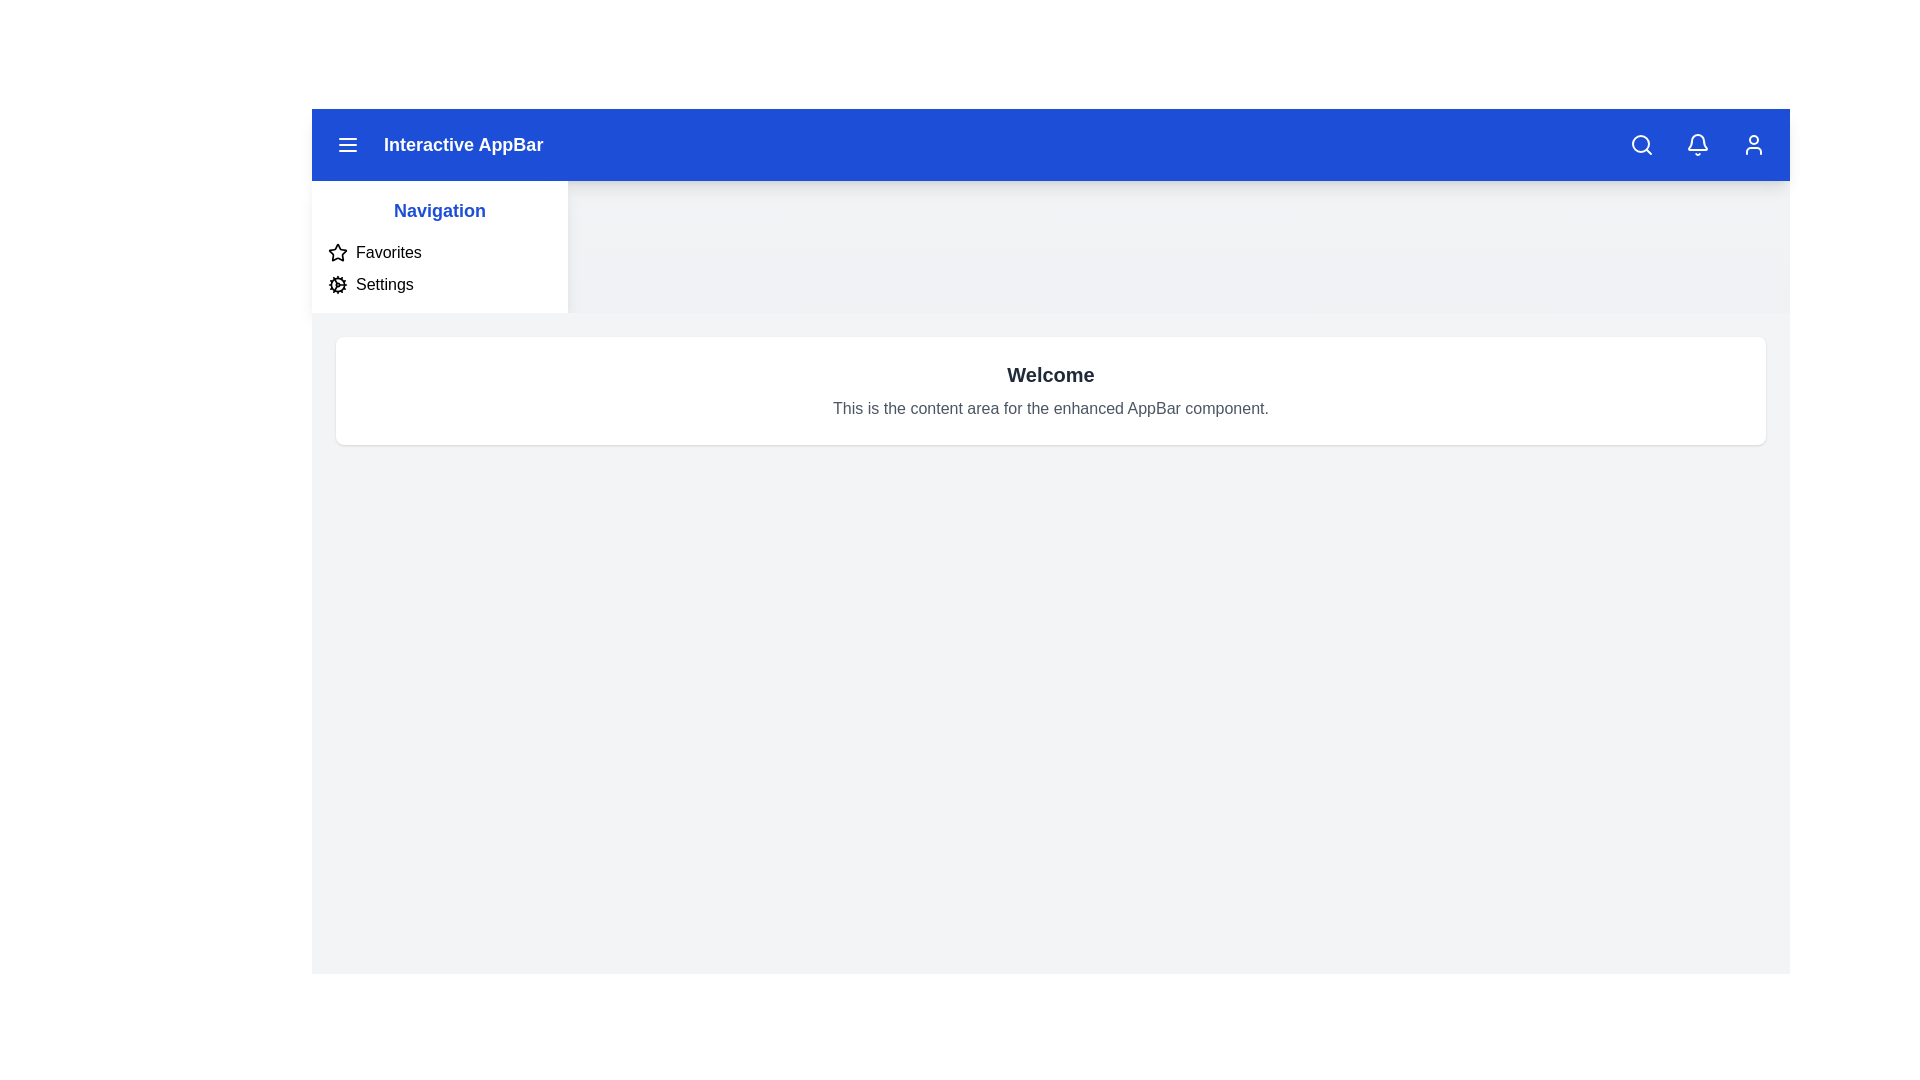 Image resolution: width=1920 pixels, height=1080 pixels. What do you see at coordinates (439, 285) in the screenshot?
I see `the 'Settings' option in the sidebar to navigate to the settings page` at bounding box center [439, 285].